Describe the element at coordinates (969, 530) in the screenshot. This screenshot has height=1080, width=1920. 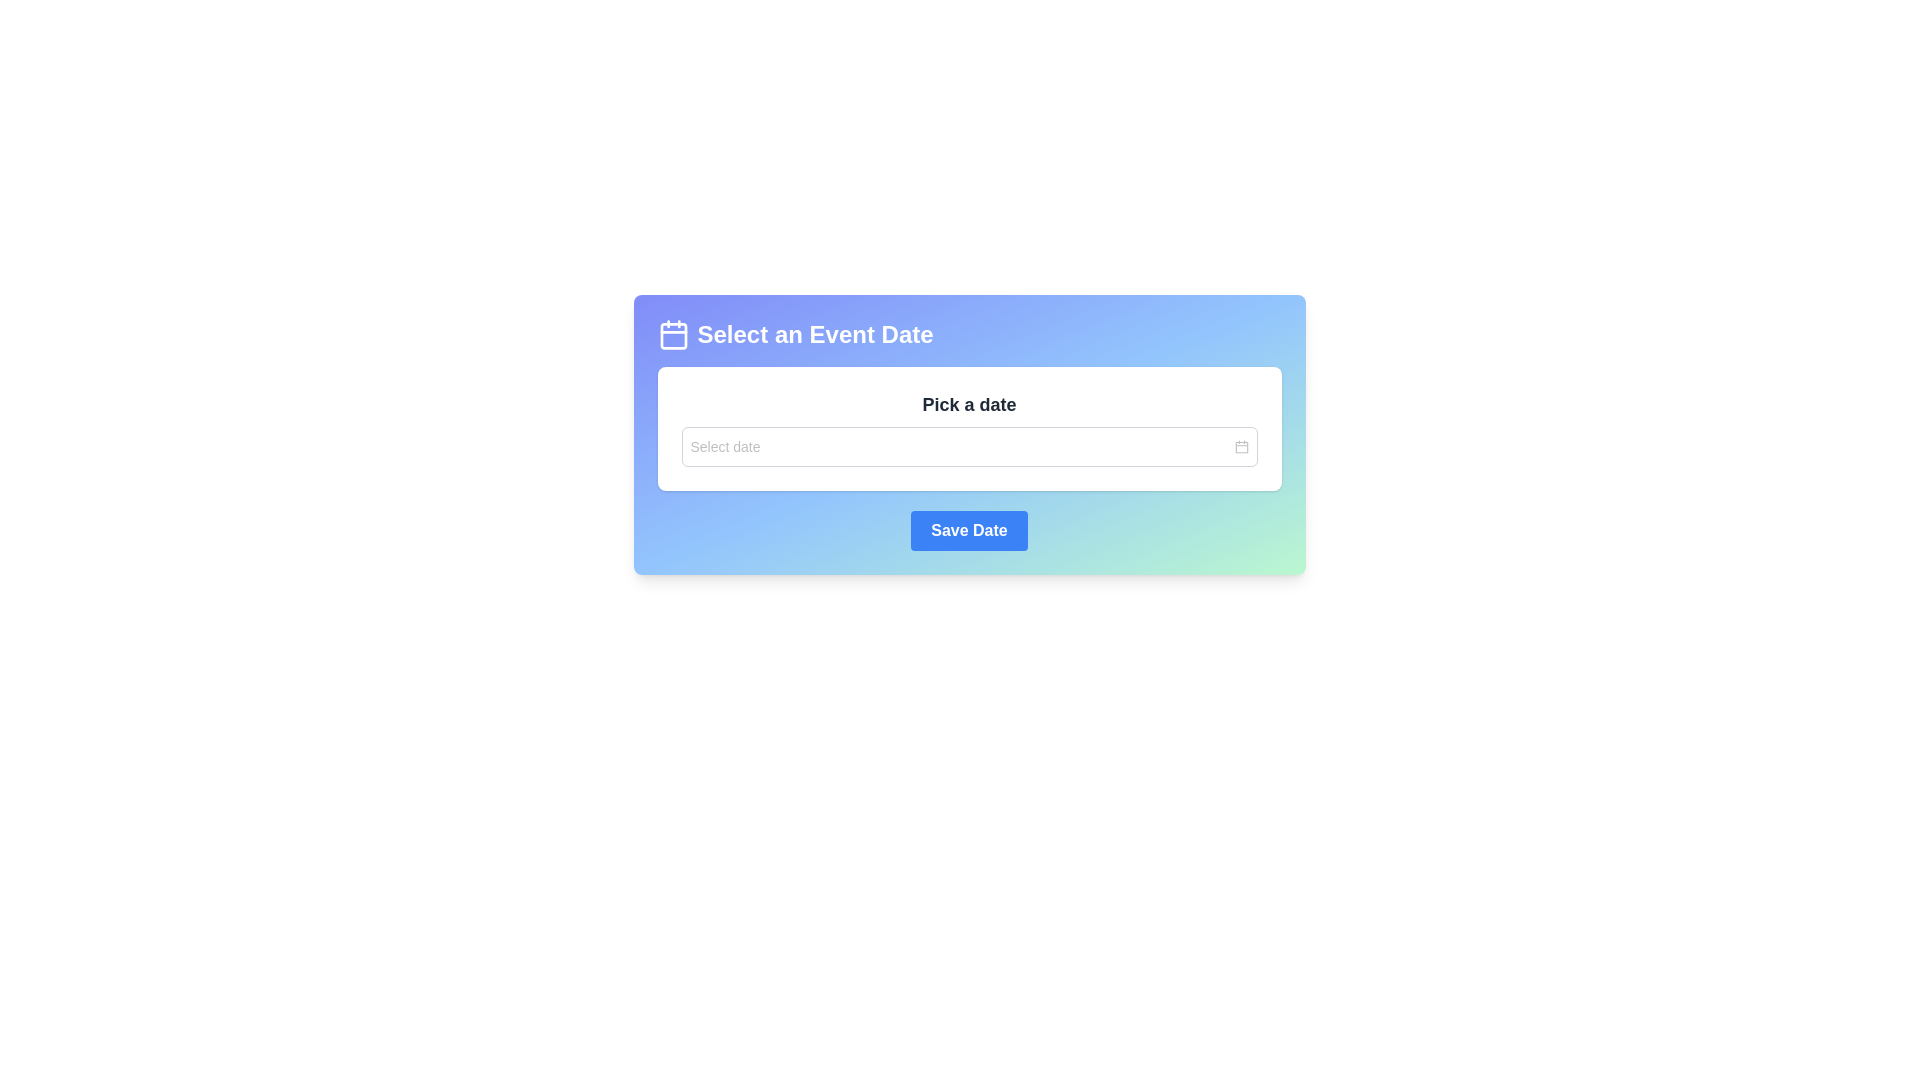
I see `the button located at the bottom of the card section, directly below the date selection box` at that location.